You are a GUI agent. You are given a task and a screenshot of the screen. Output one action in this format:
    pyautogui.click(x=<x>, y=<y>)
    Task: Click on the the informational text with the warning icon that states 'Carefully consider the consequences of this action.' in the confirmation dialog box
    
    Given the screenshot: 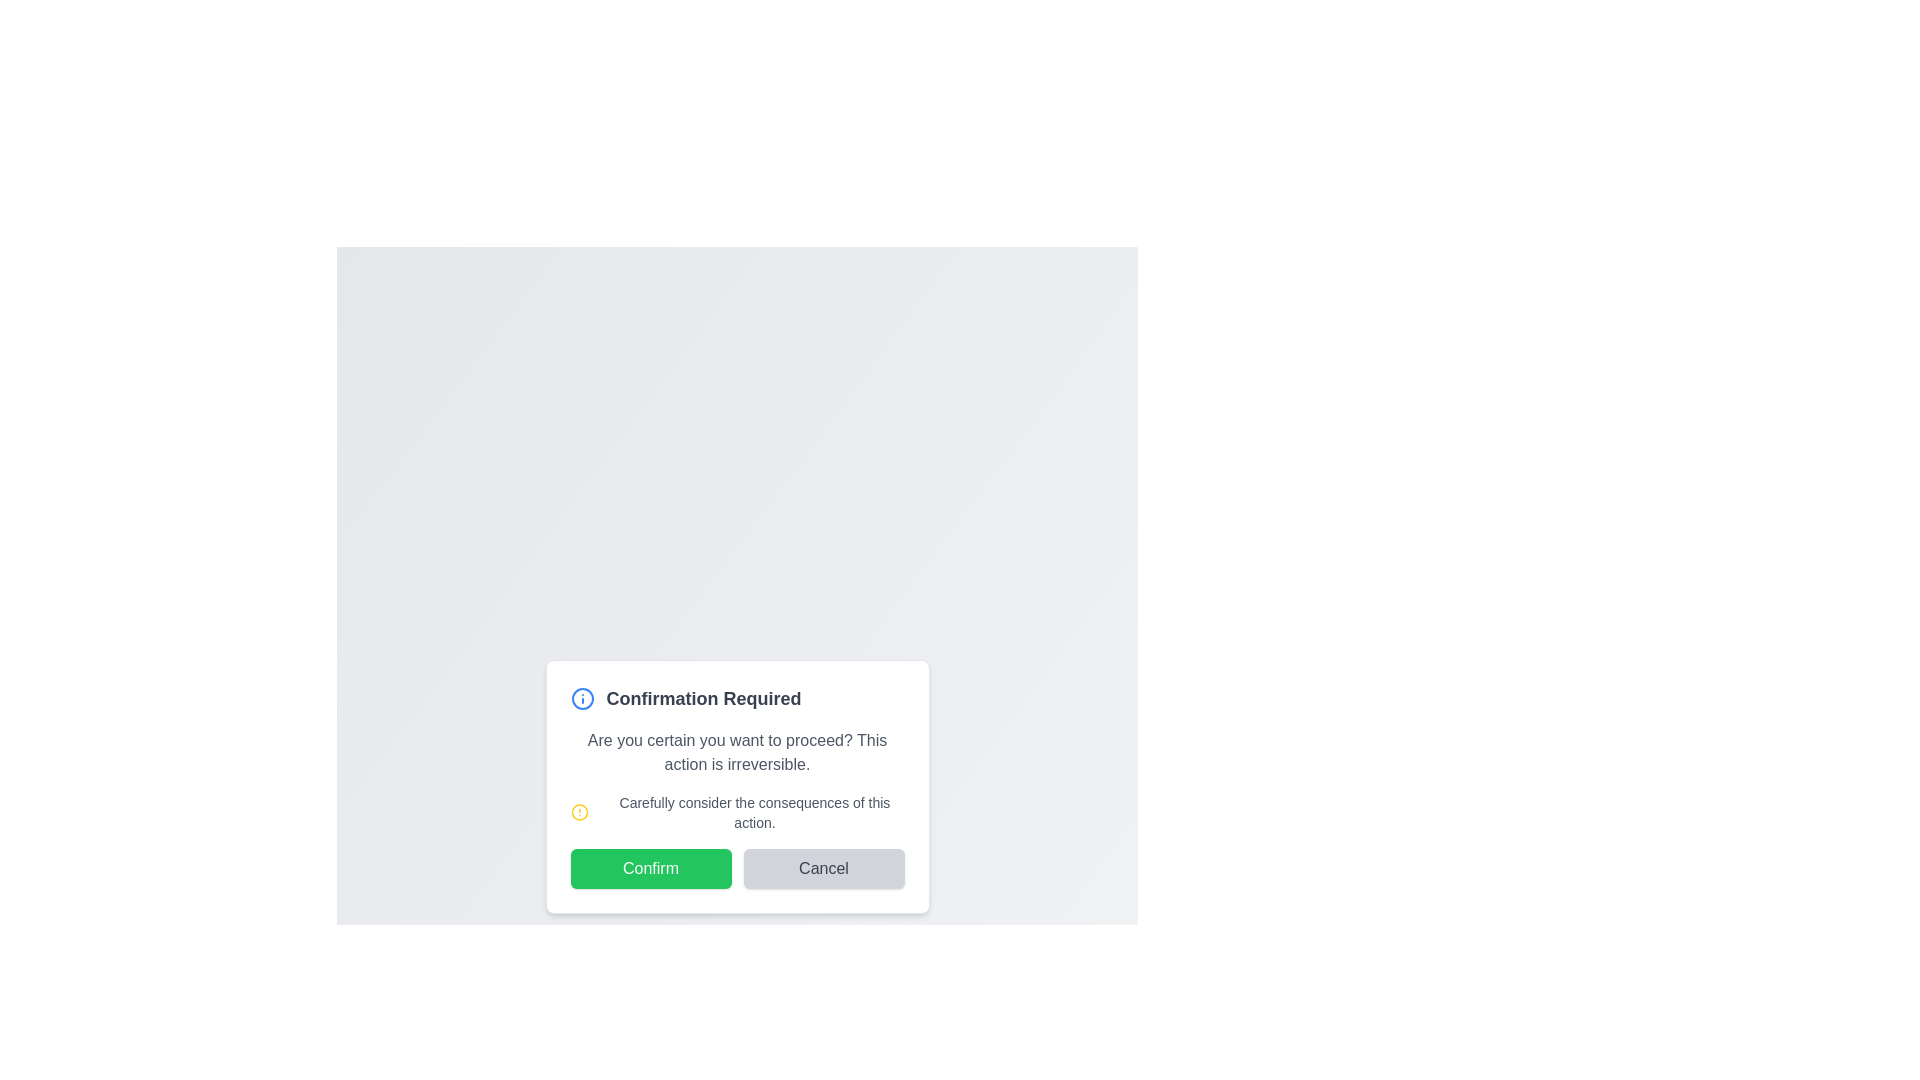 What is the action you would take?
    pyautogui.click(x=736, y=813)
    